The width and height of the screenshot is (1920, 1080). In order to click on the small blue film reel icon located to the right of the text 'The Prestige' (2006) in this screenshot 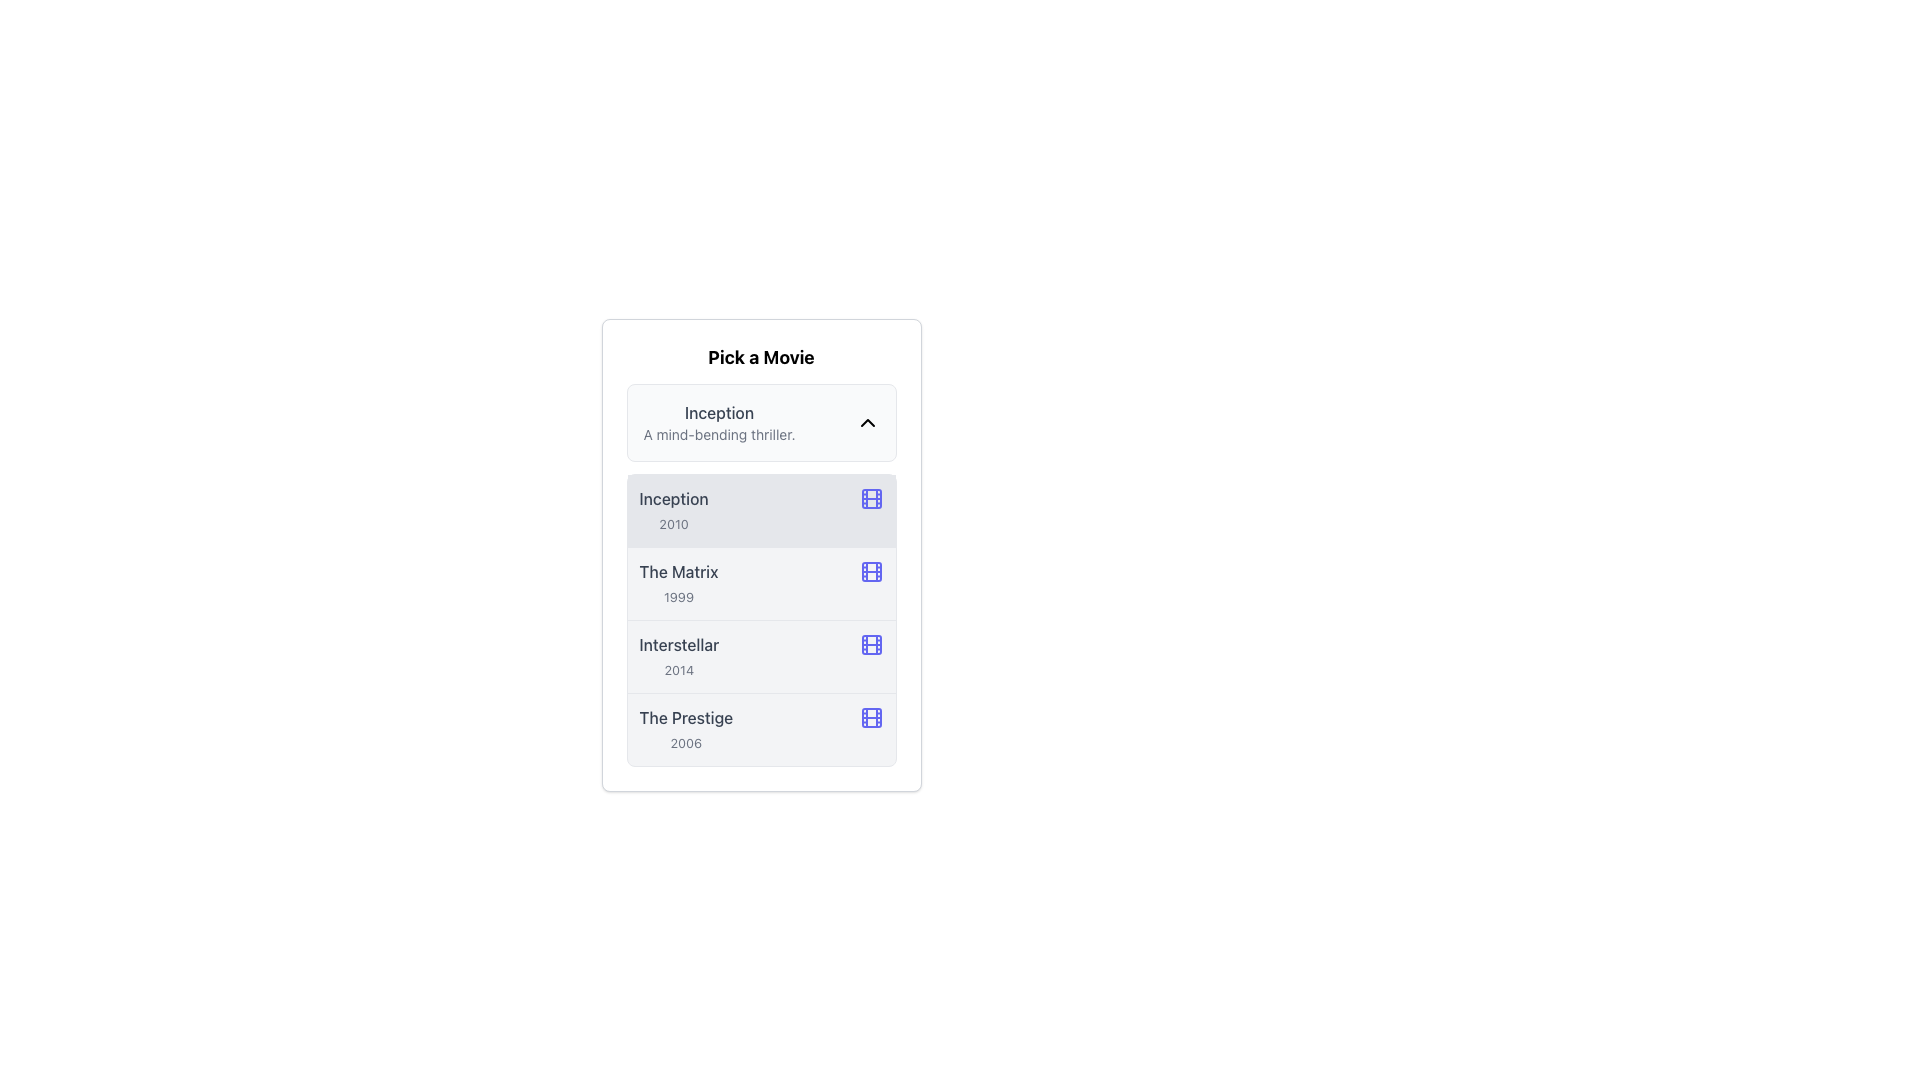, I will do `click(871, 716)`.